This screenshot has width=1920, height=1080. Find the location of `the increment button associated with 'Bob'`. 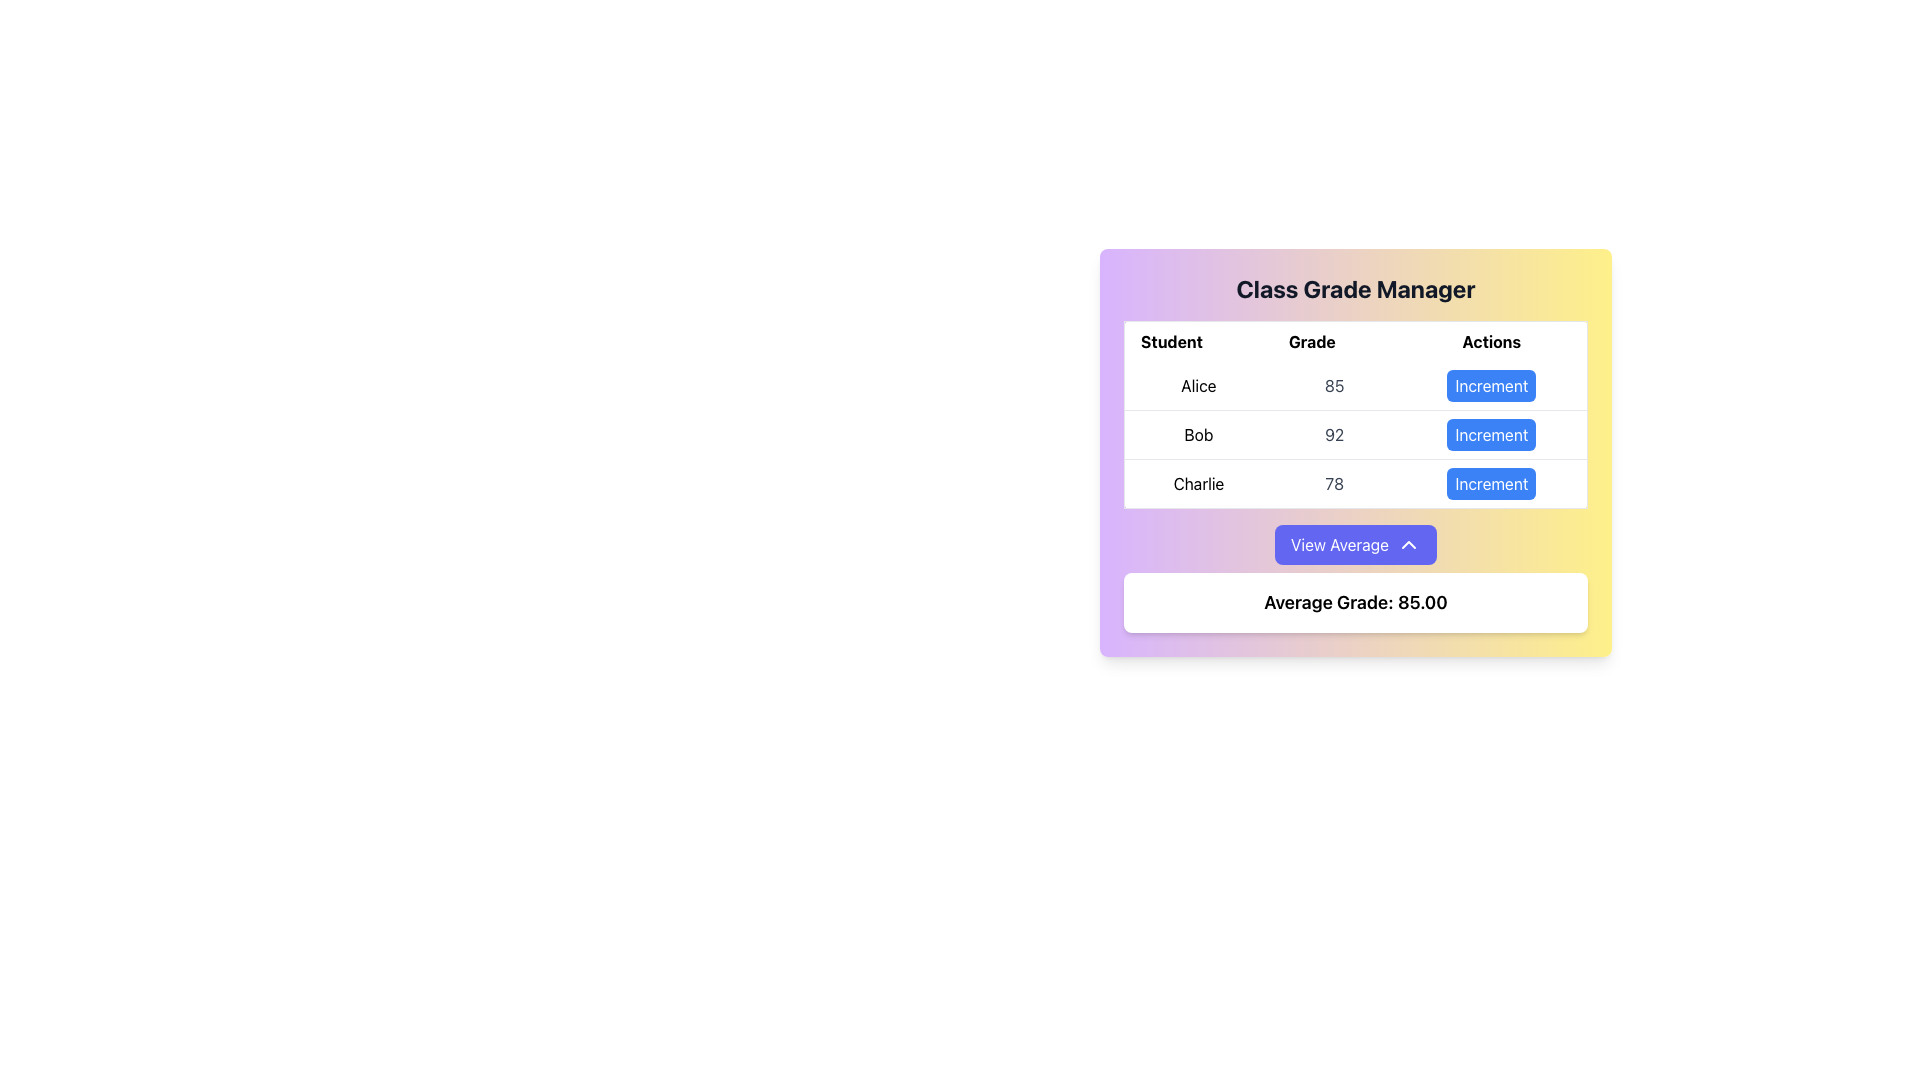

the increment button associated with 'Bob' is located at coordinates (1492, 434).